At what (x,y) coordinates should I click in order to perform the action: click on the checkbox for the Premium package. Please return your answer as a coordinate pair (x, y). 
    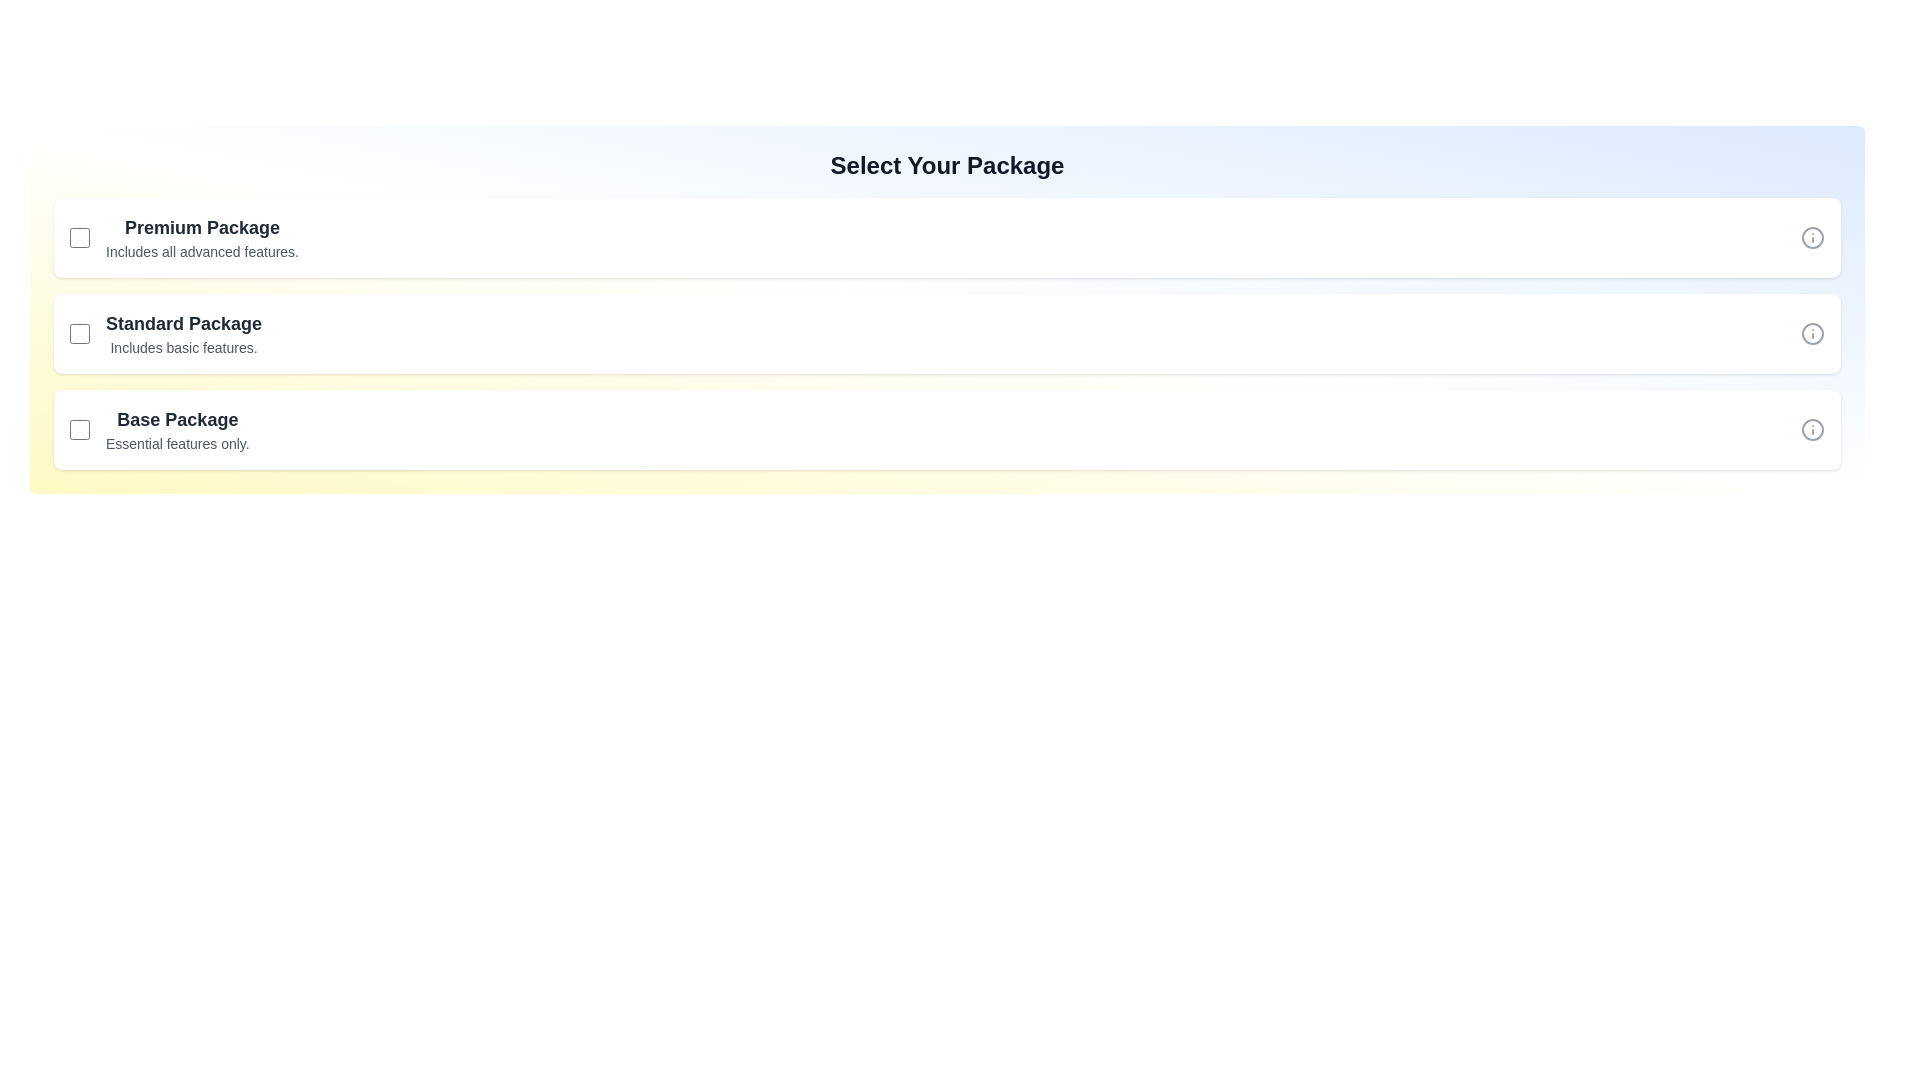
    Looking at the image, I should click on (80, 237).